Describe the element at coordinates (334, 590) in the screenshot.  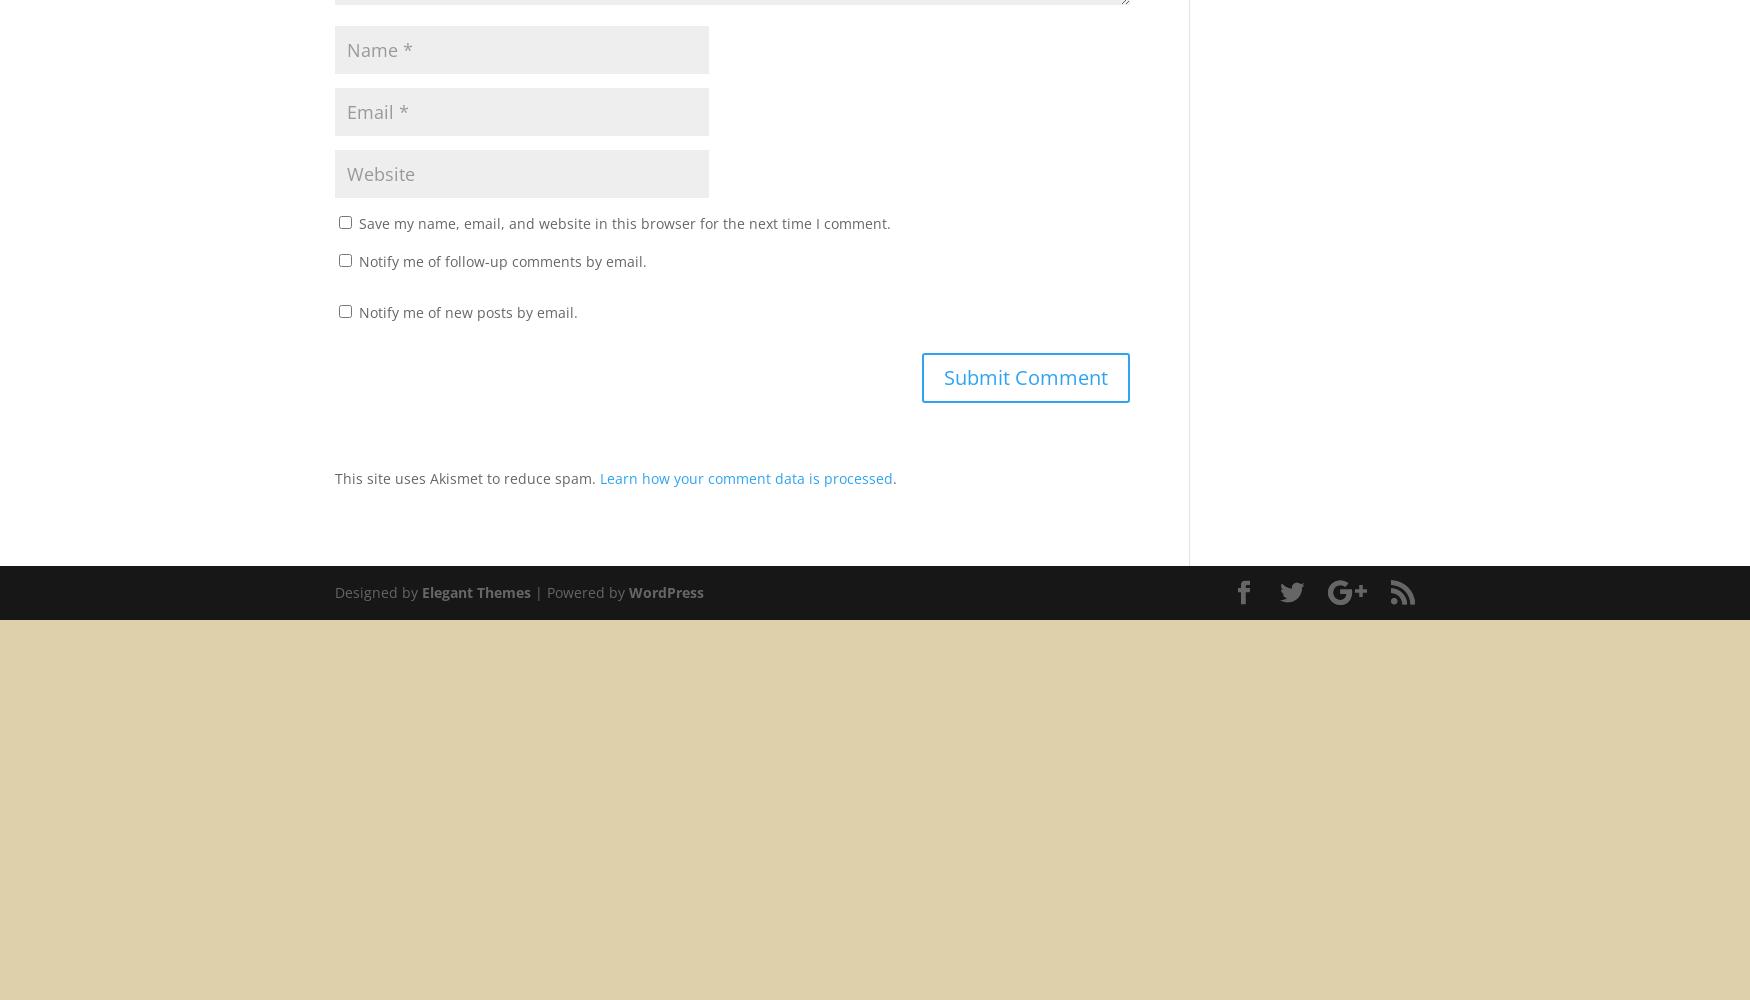
I see `'Designed by'` at that location.